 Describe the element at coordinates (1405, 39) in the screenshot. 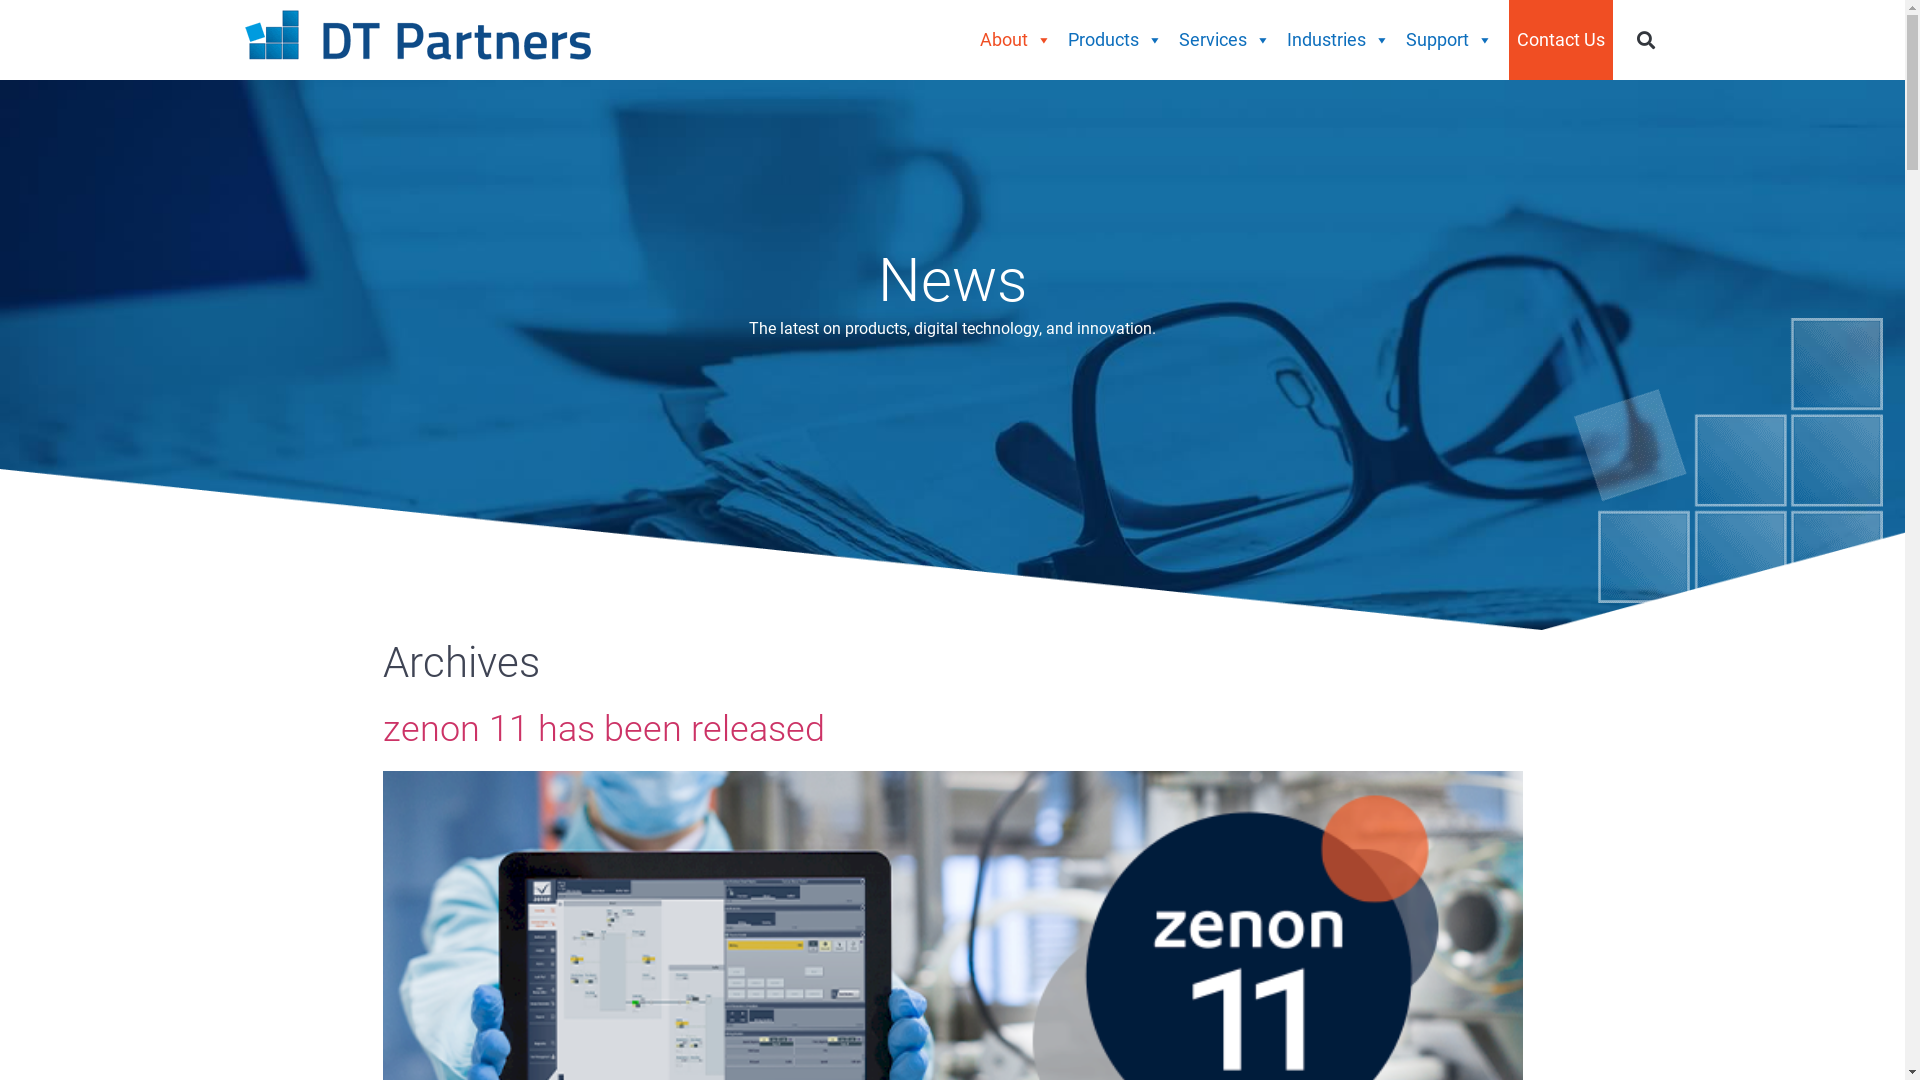

I see `'Support'` at that location.